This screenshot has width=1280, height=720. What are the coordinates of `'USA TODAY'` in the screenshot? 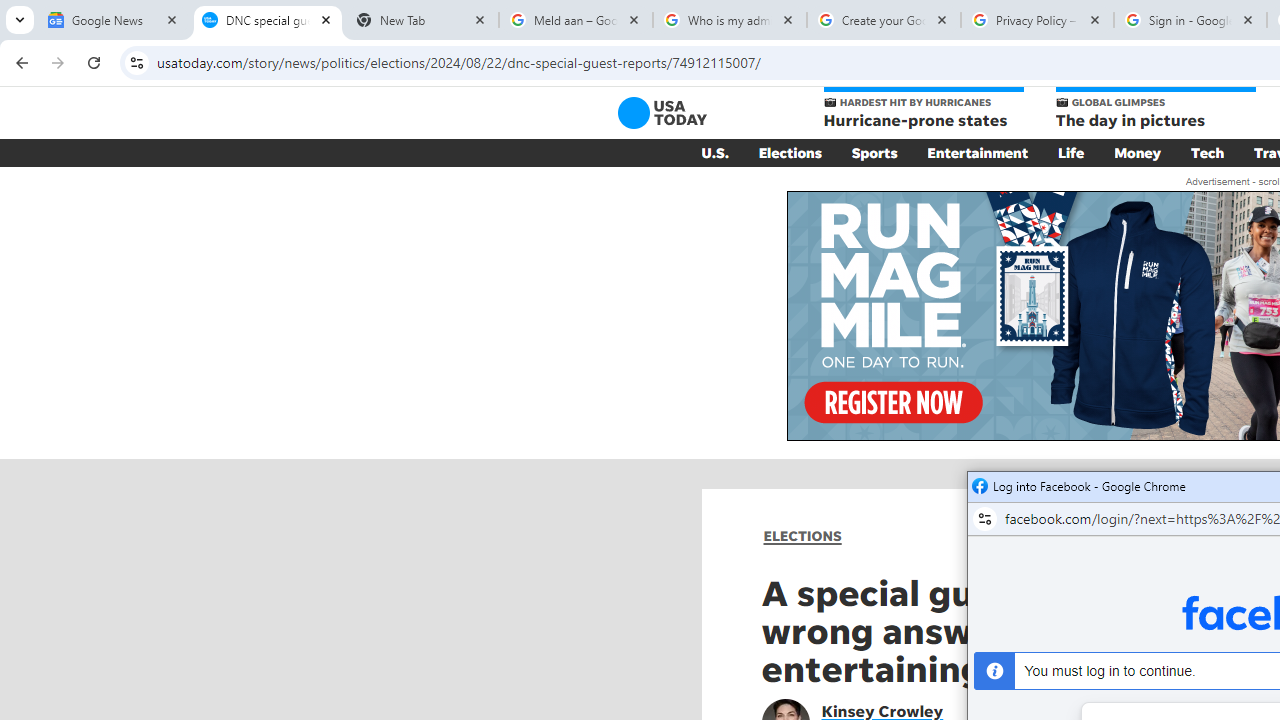 It's located at (661, 113).